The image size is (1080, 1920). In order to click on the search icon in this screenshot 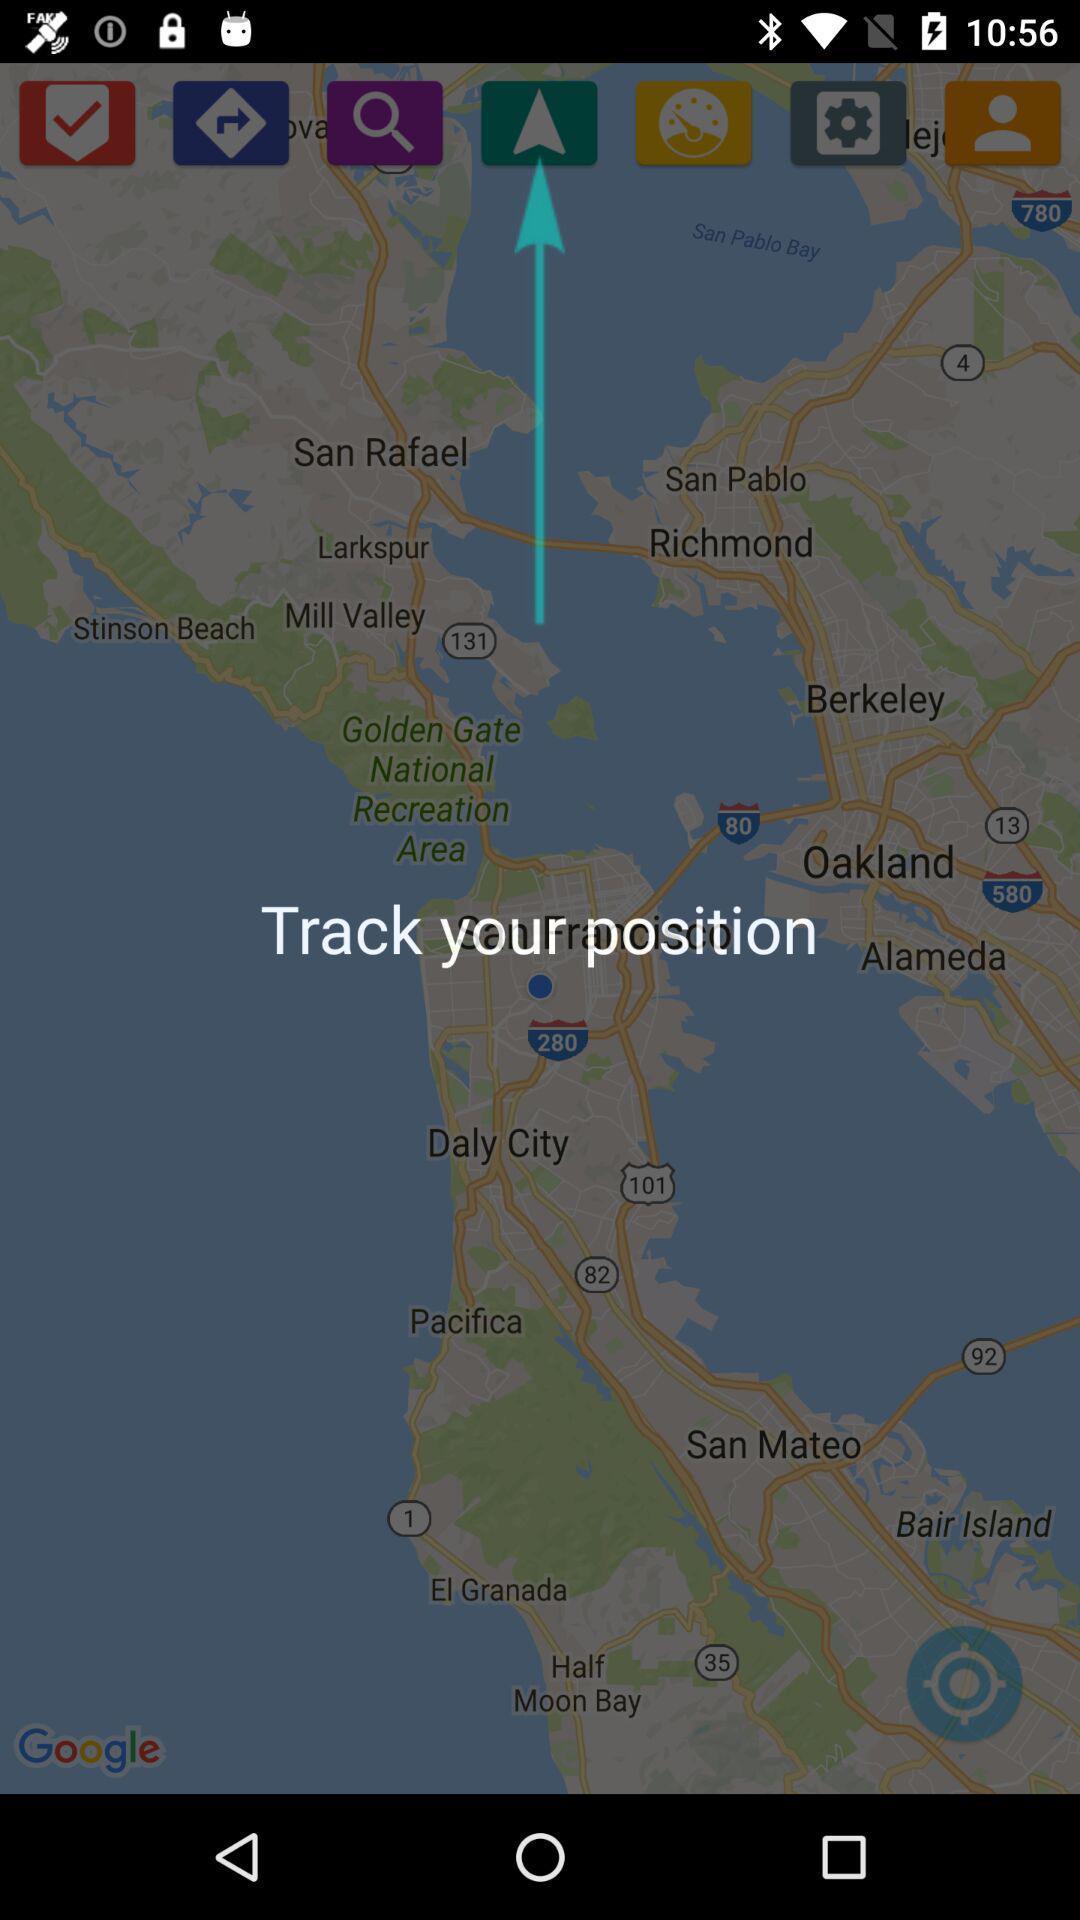, I will do `click(384, 121)`.